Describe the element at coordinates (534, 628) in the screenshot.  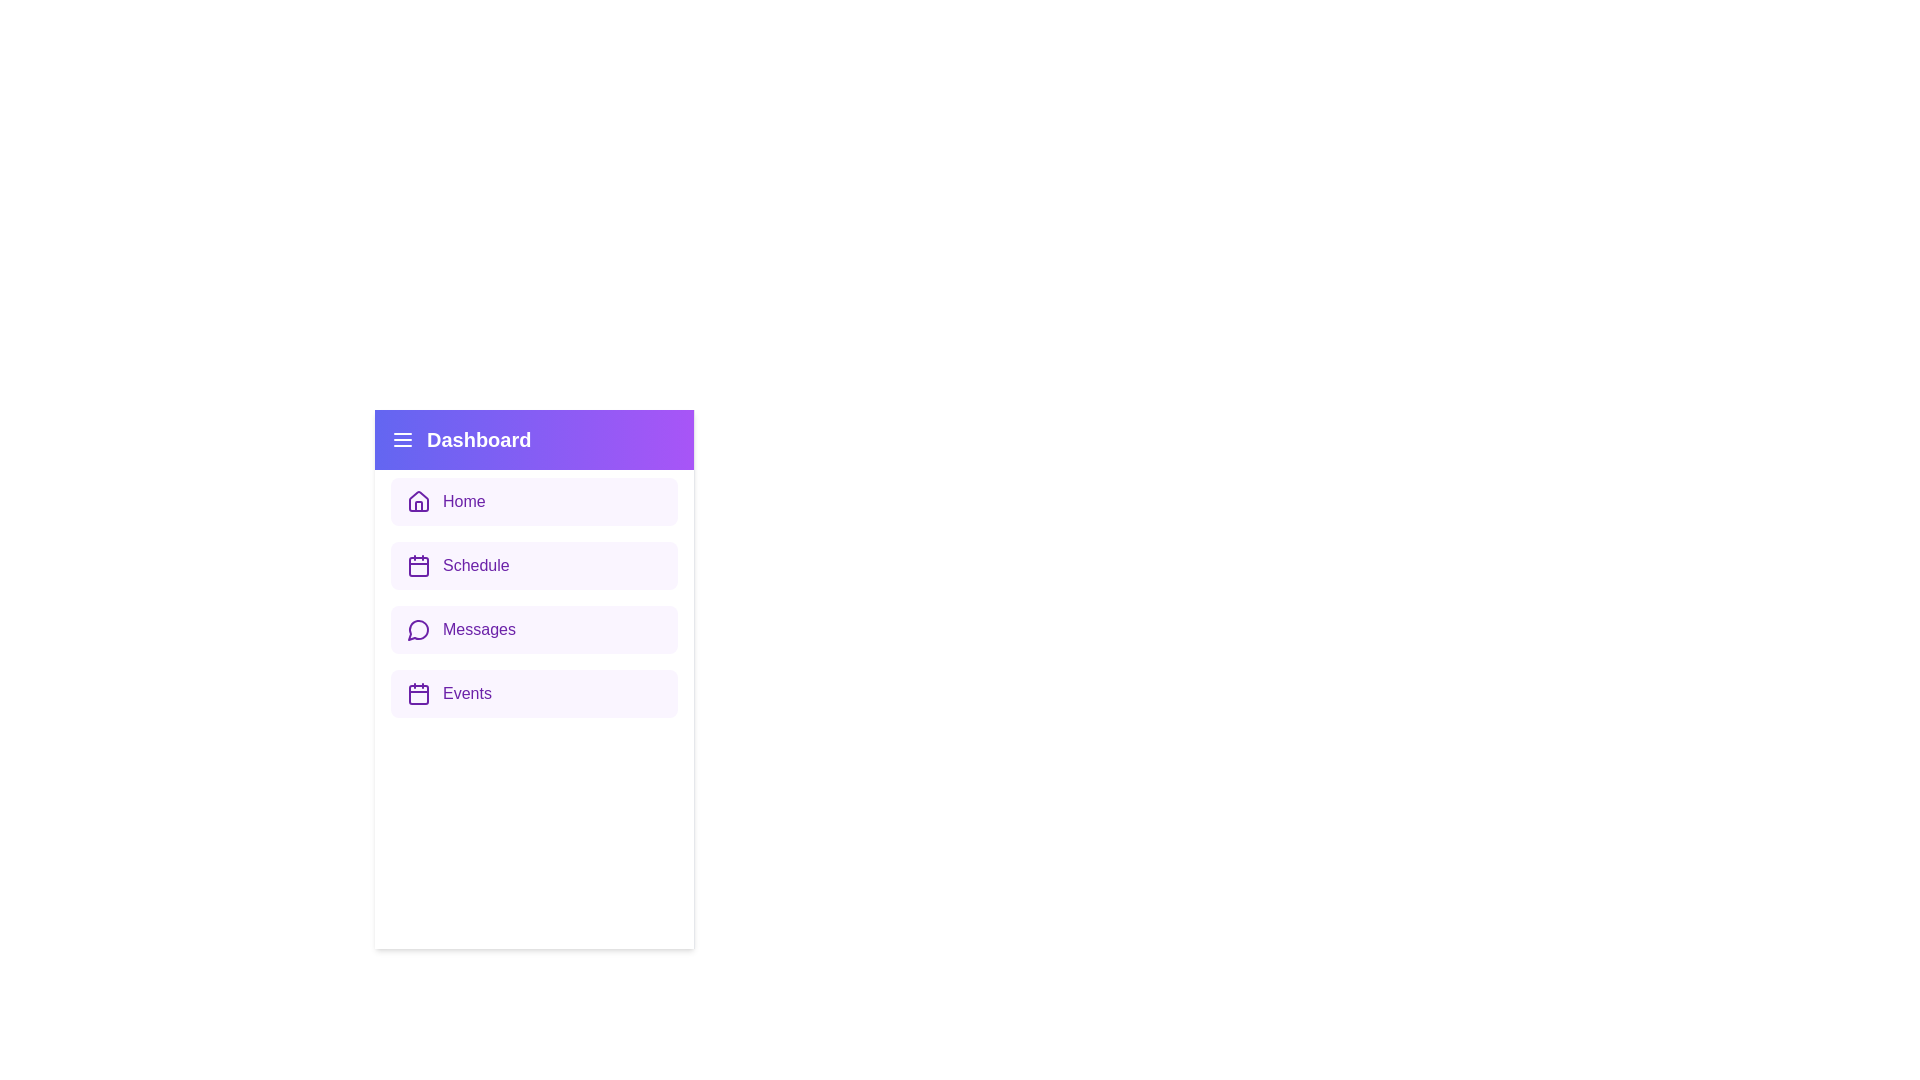
I see `the 'Messages' button to navigate to the 'Messages' section` at that location.